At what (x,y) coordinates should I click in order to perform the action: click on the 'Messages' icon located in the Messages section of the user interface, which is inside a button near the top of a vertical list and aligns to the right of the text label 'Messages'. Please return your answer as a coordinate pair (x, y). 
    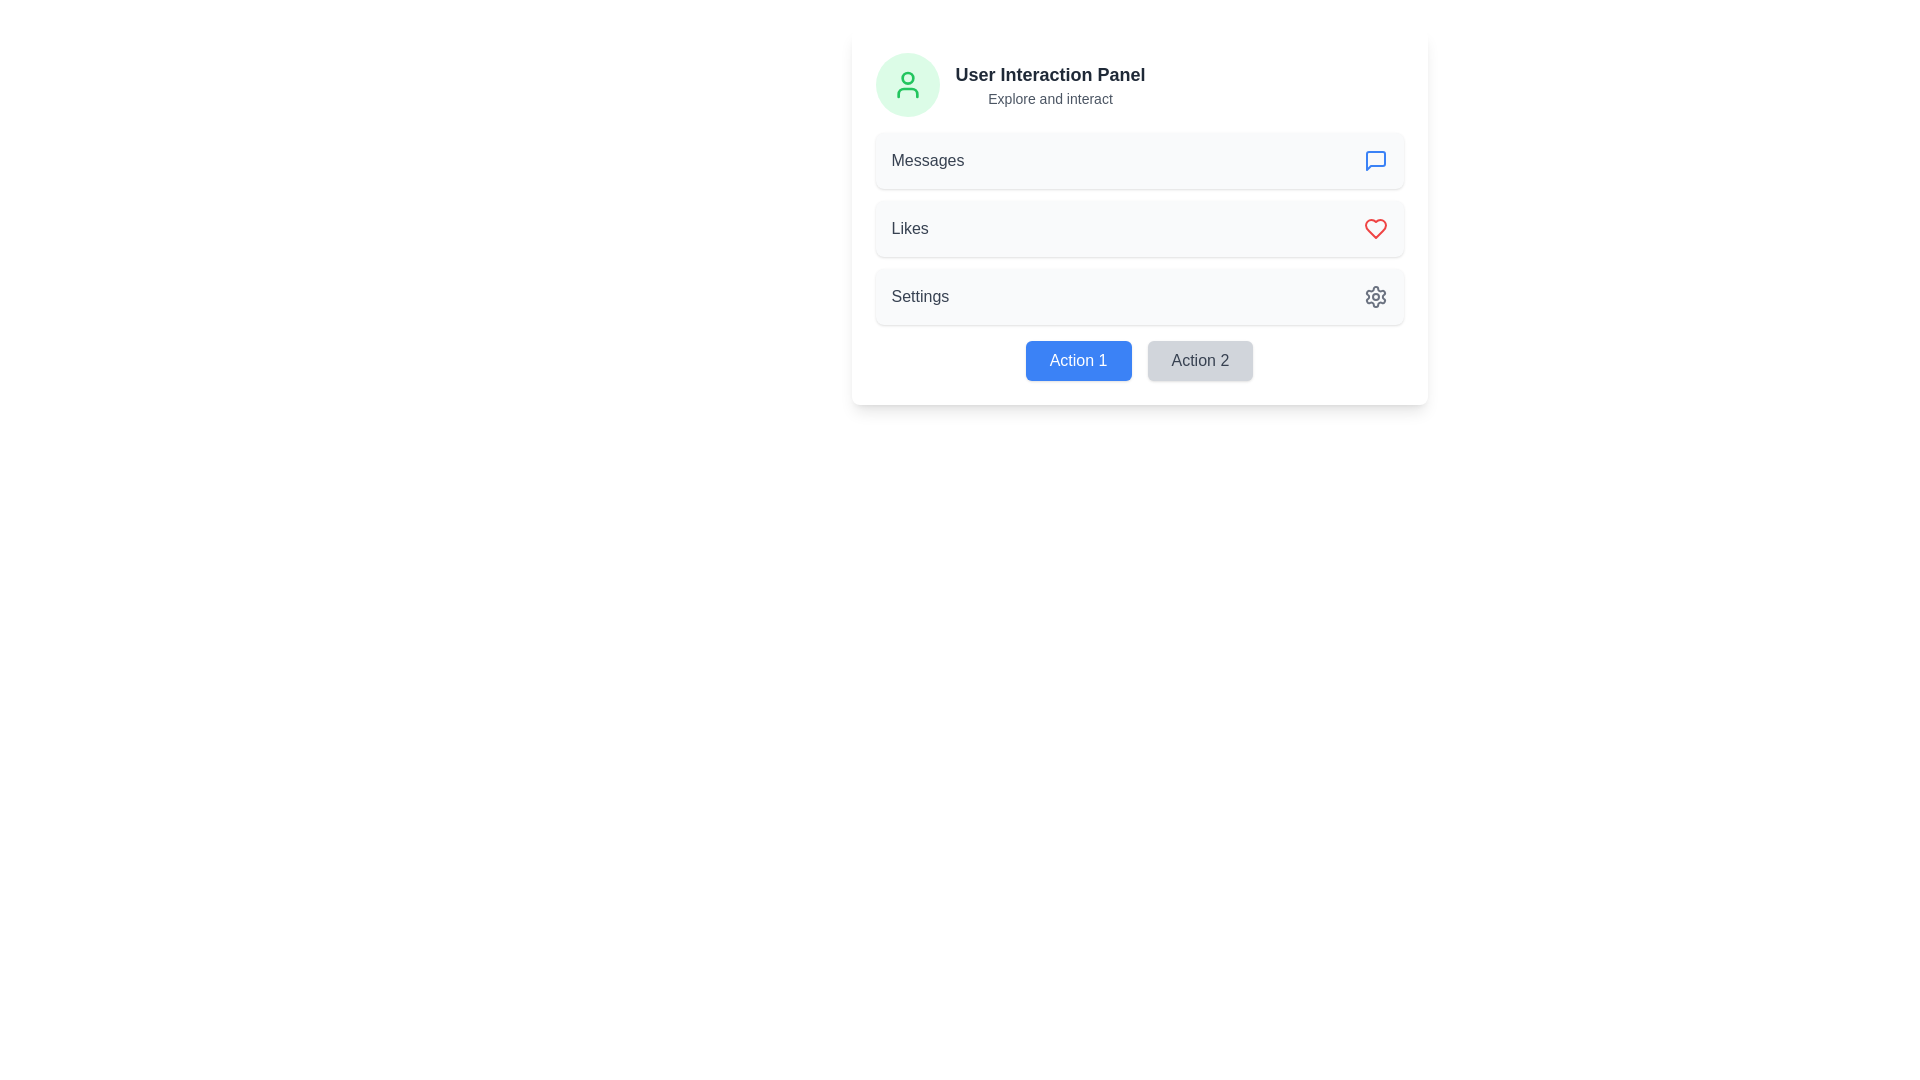
    Looking at the image, I should click on (1374, 160).